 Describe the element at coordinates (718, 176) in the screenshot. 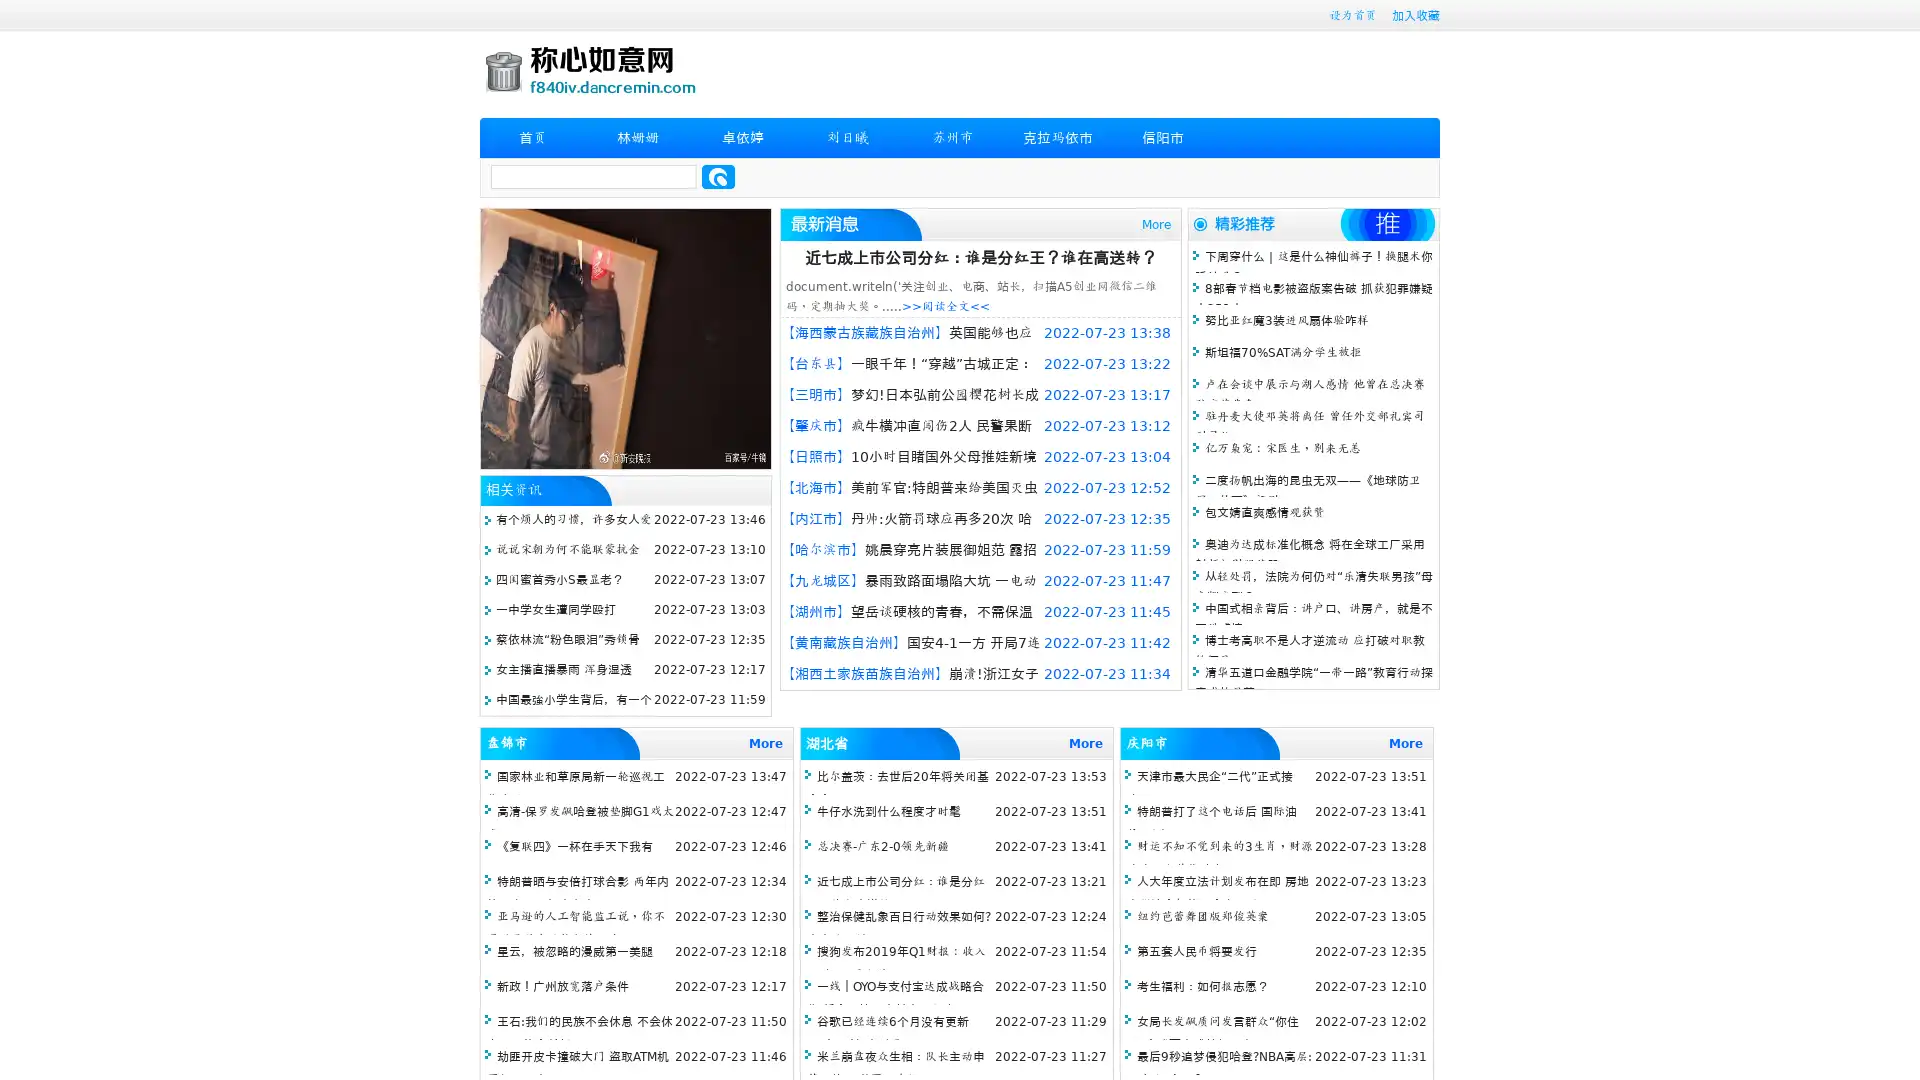

I see `Search` at that location.